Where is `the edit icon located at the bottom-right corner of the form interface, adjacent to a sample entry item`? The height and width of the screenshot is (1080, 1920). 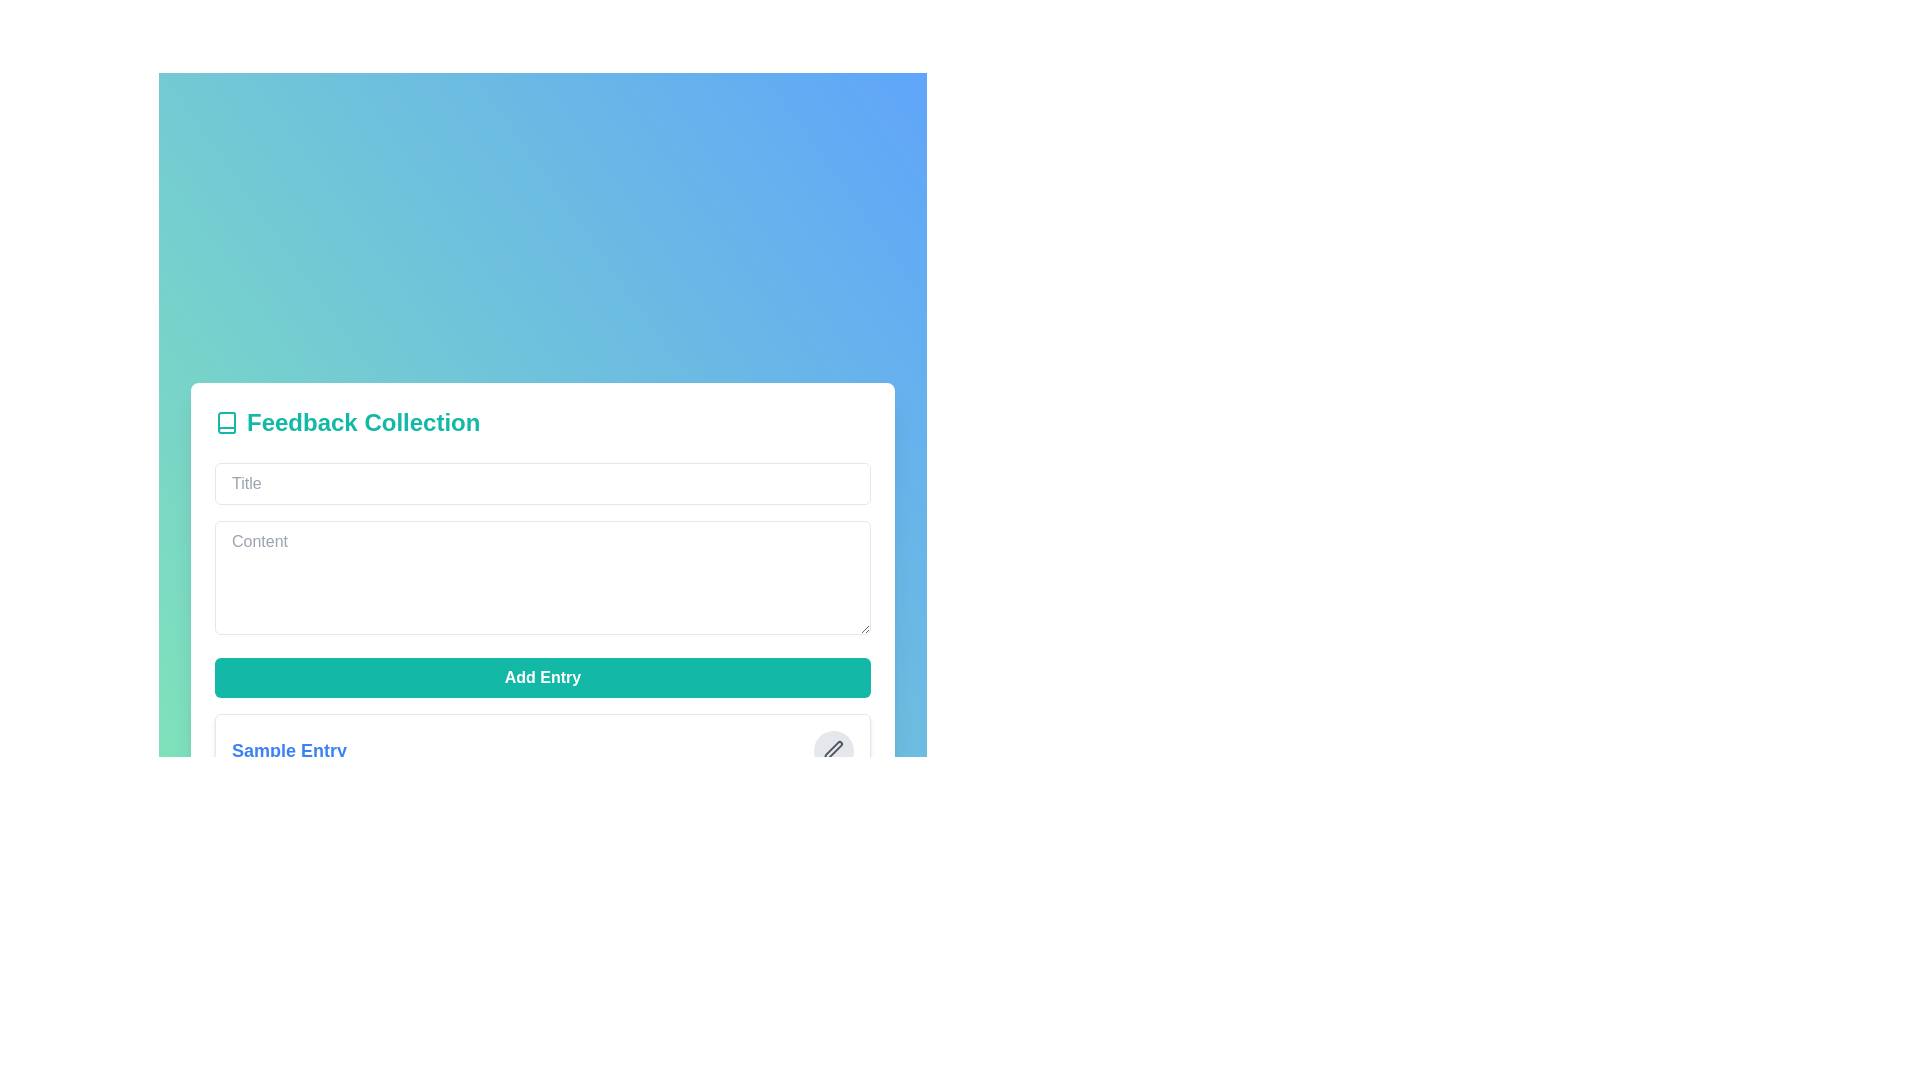 the edit icon located at the bottom-right corner of the form interface, adjacent to a sample entry item is located at coordinates (833, 749).